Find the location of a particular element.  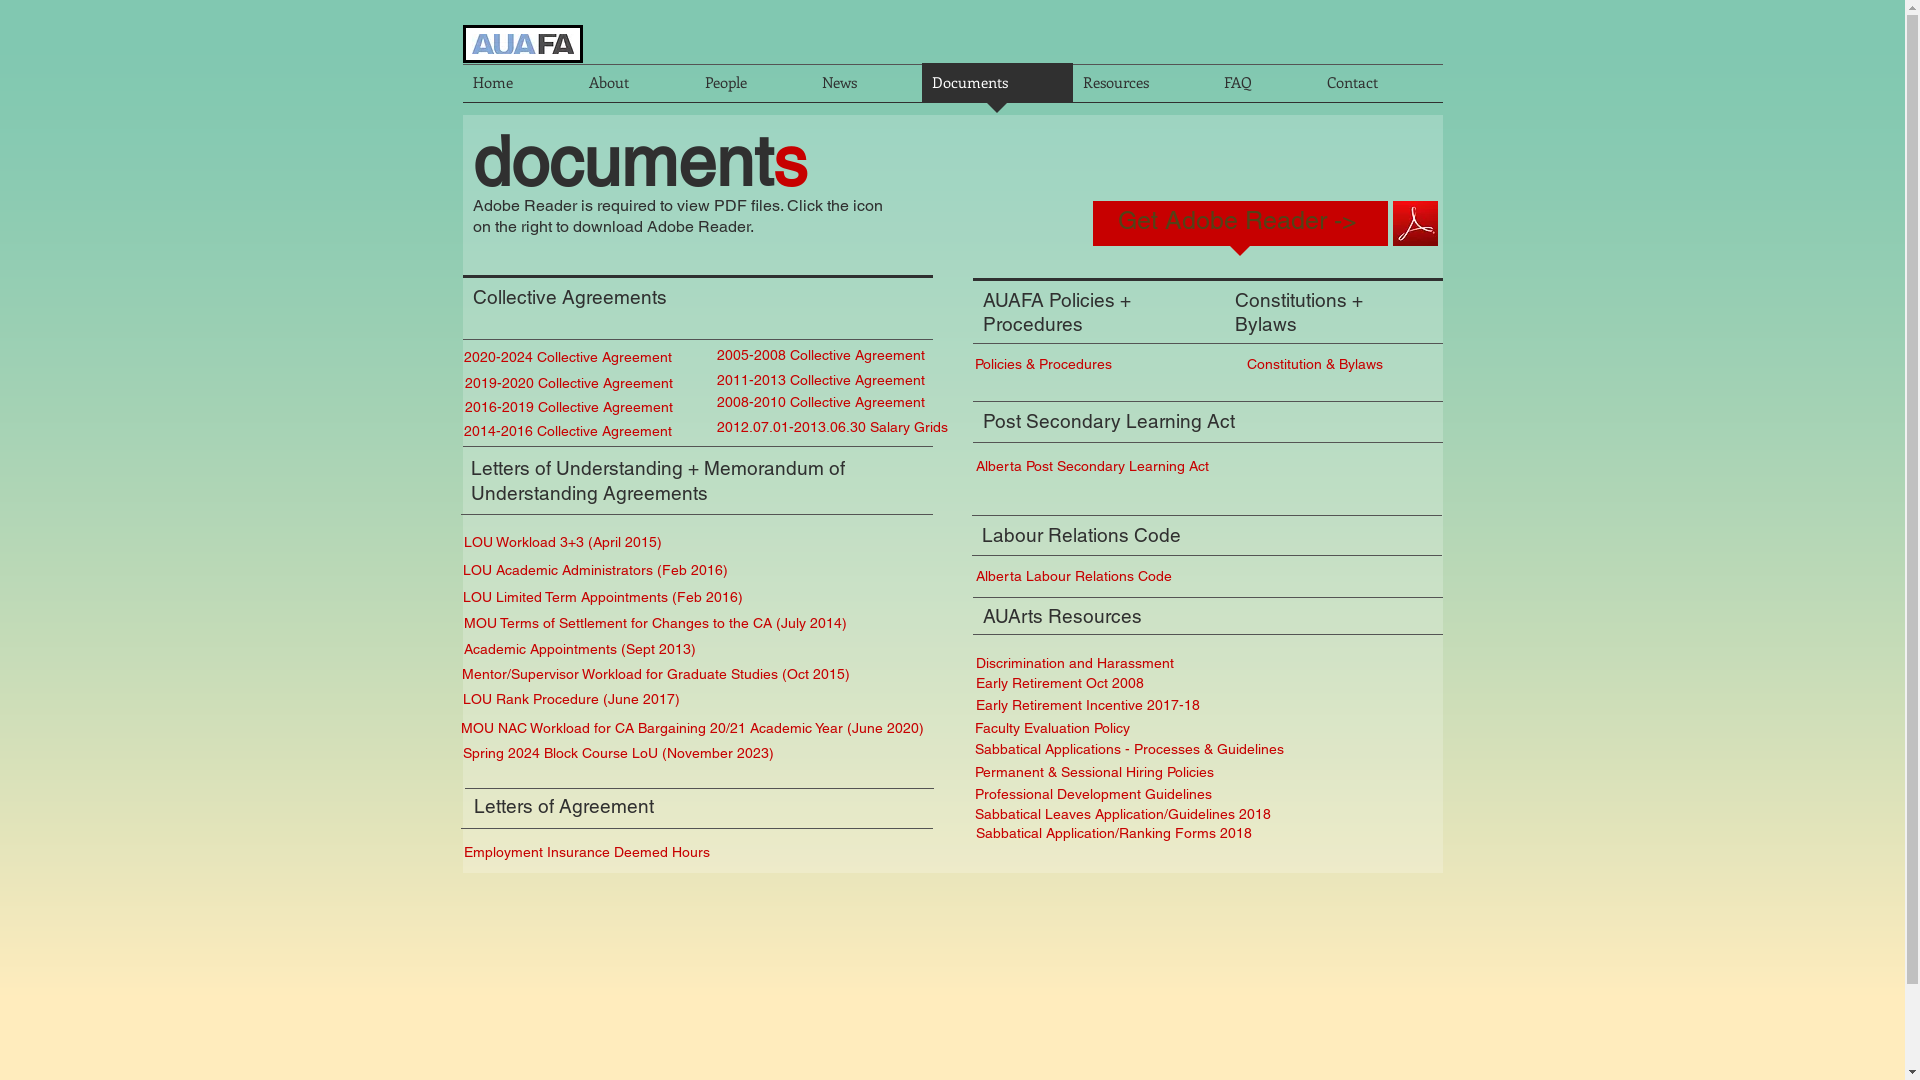

'Permanent & Sessional Hiring Policies' is located at coordinates (1123, 771).